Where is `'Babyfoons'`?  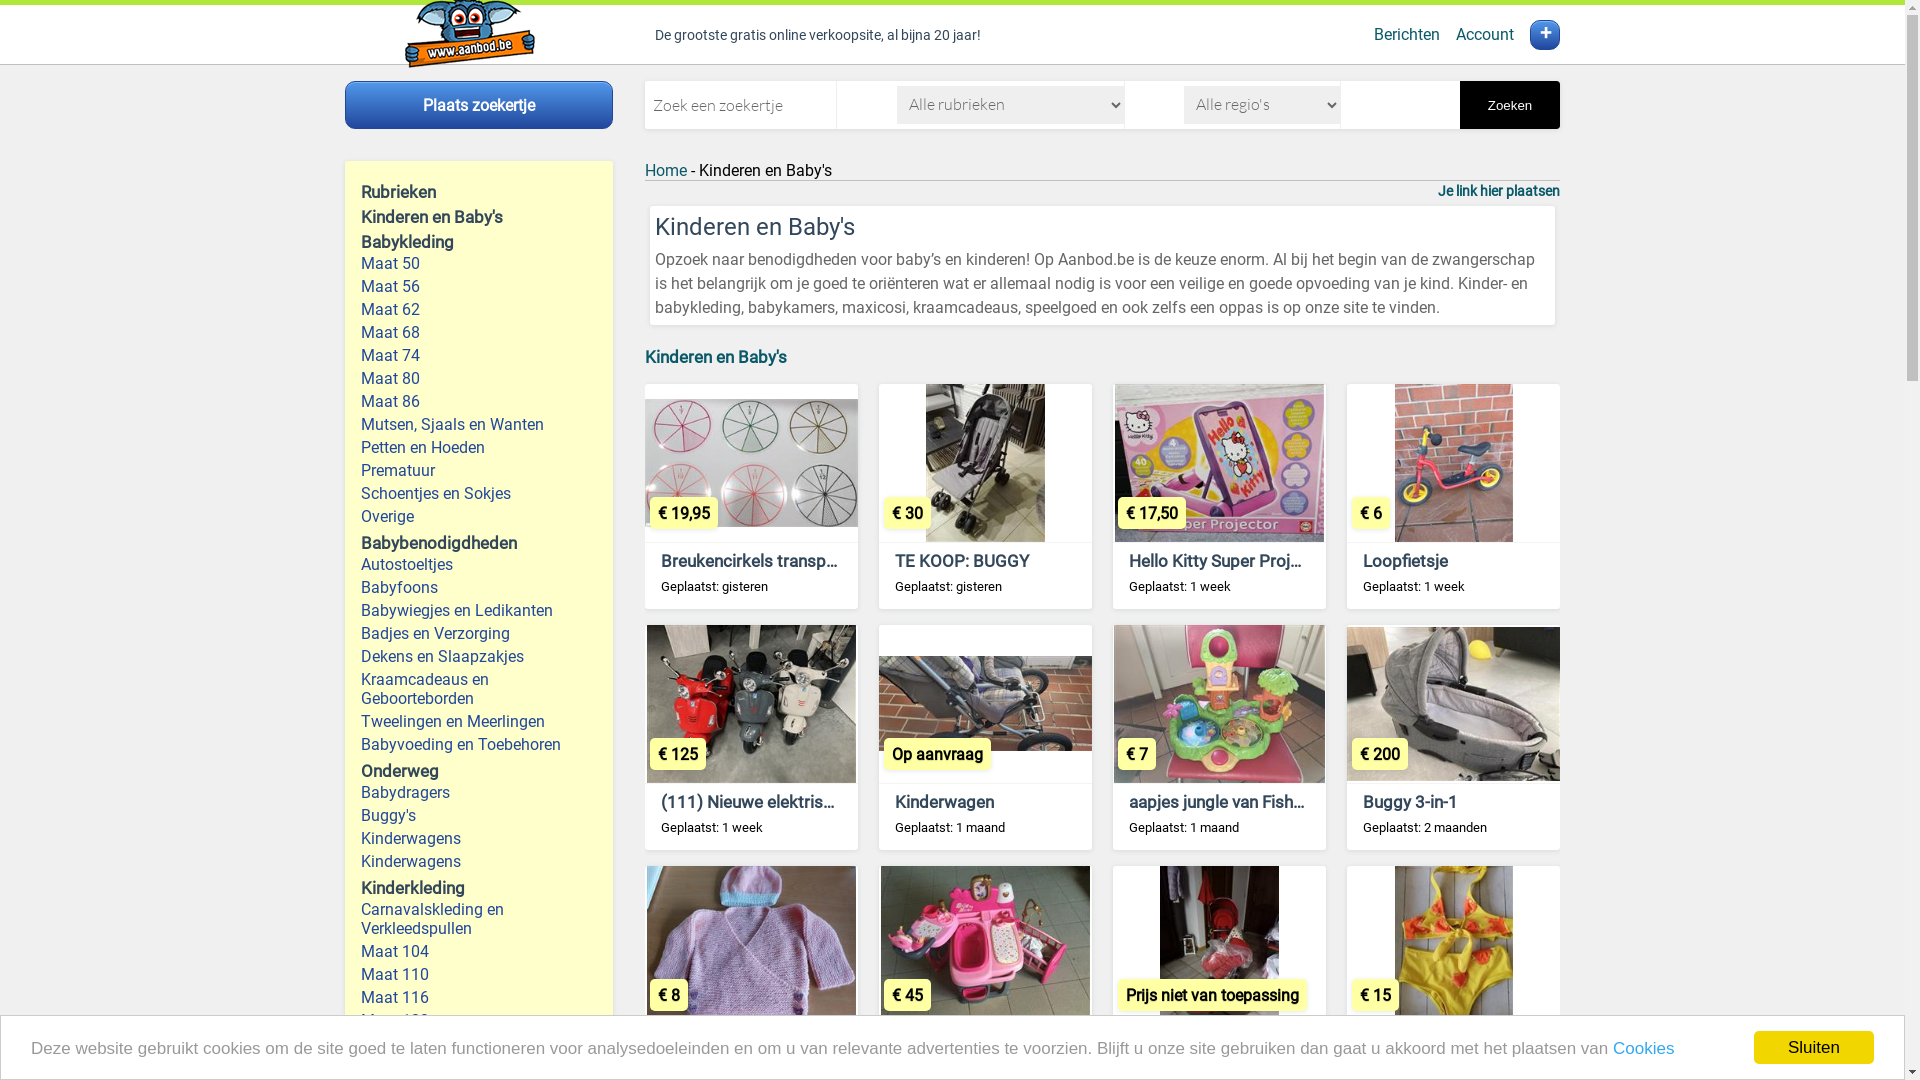 'Babyfoons' is located at coordinates (478, 586).